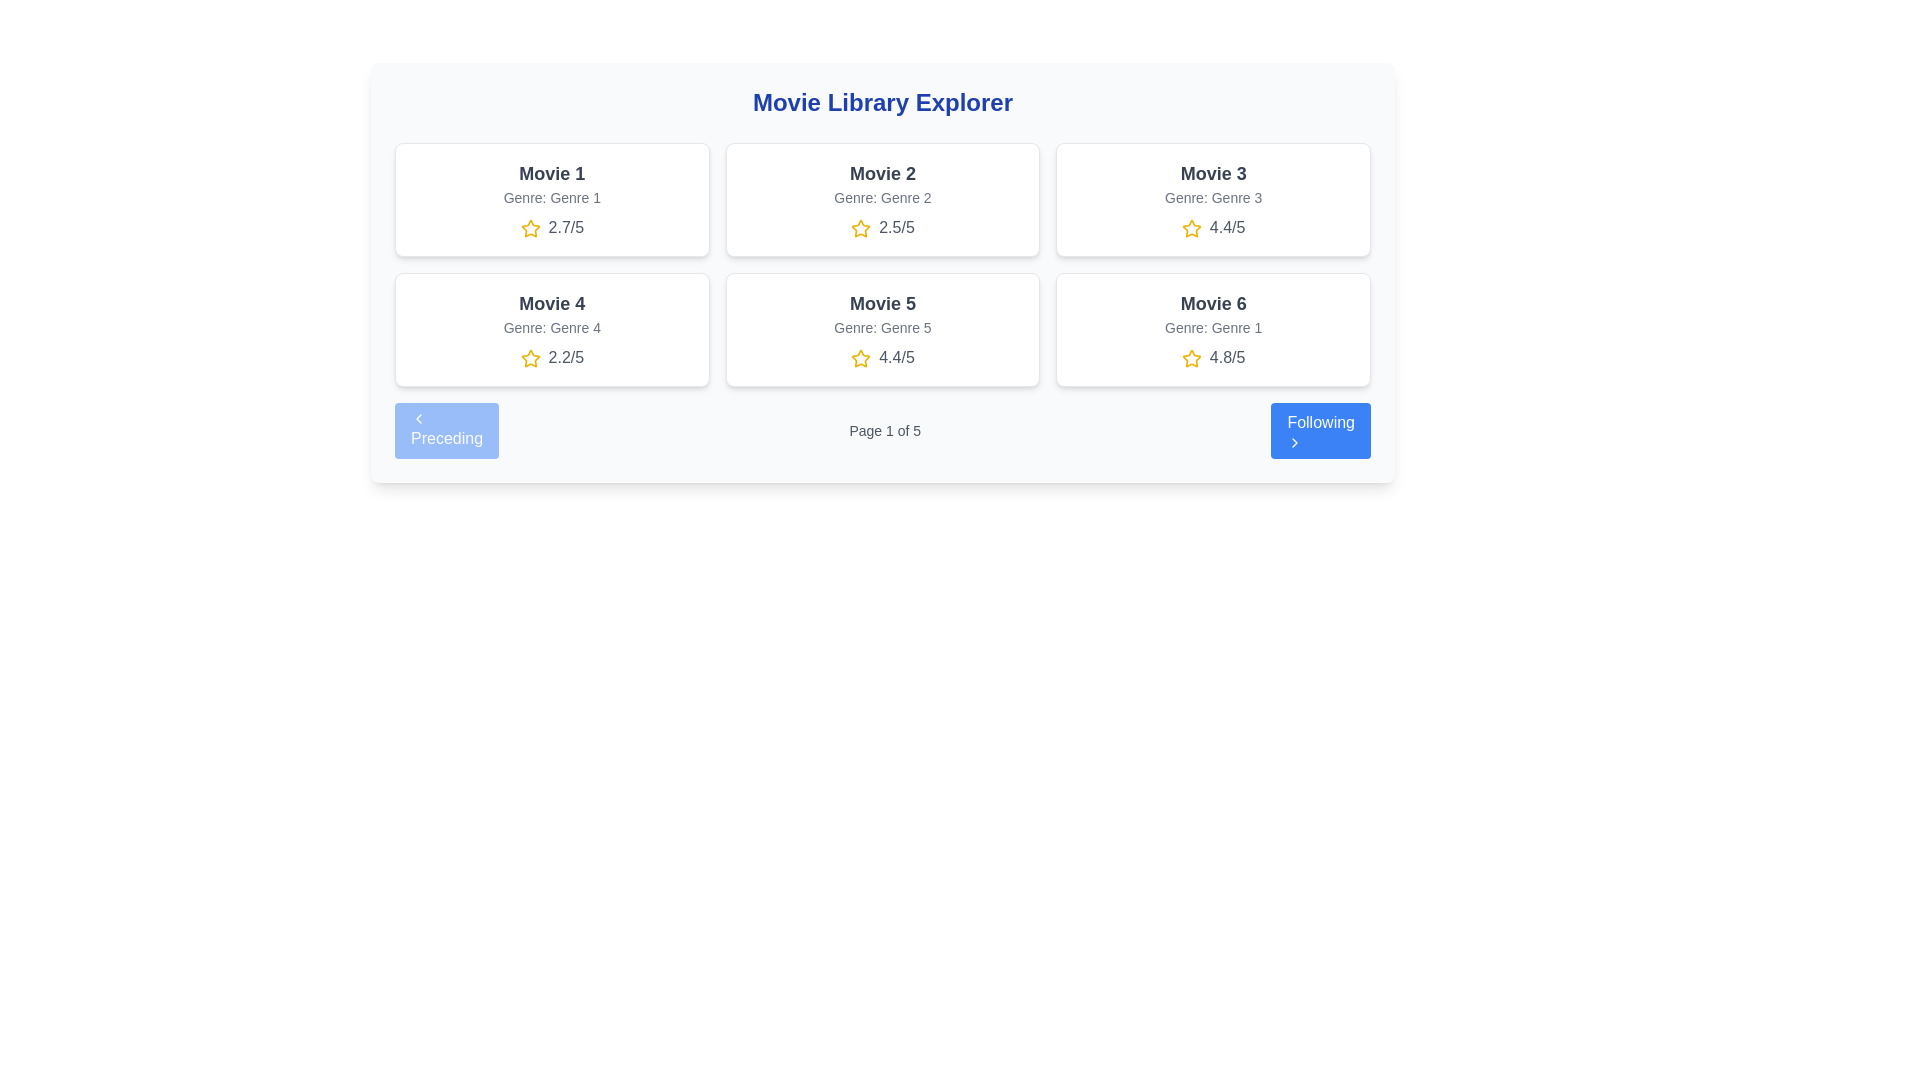 Image resolution: width=1920 pixels, height=1080 pixels. I want to click on the text label displaying 'Genre: Genre 2' located below the title 'Movie 2' within the card layout, so click(882, 197).